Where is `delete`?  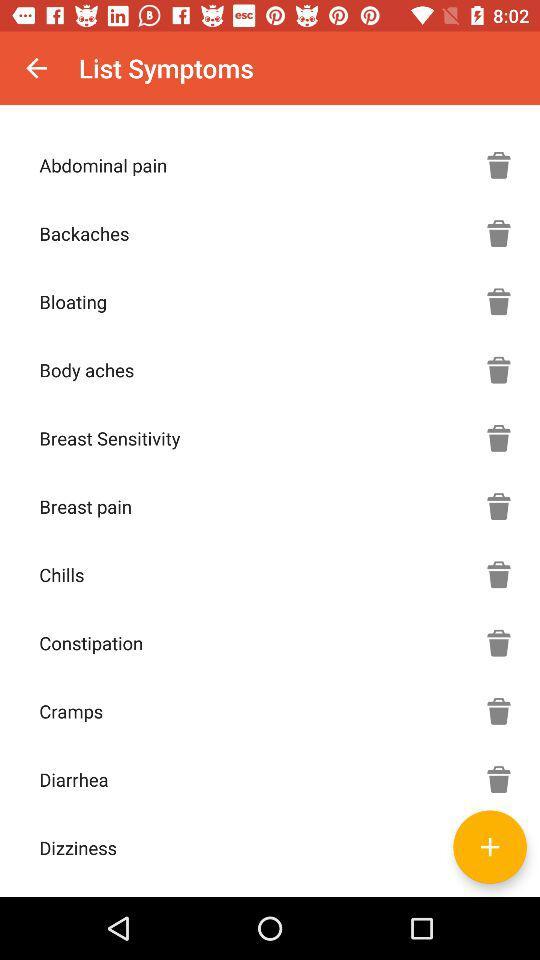
delete is located at coordinates (498, 711).